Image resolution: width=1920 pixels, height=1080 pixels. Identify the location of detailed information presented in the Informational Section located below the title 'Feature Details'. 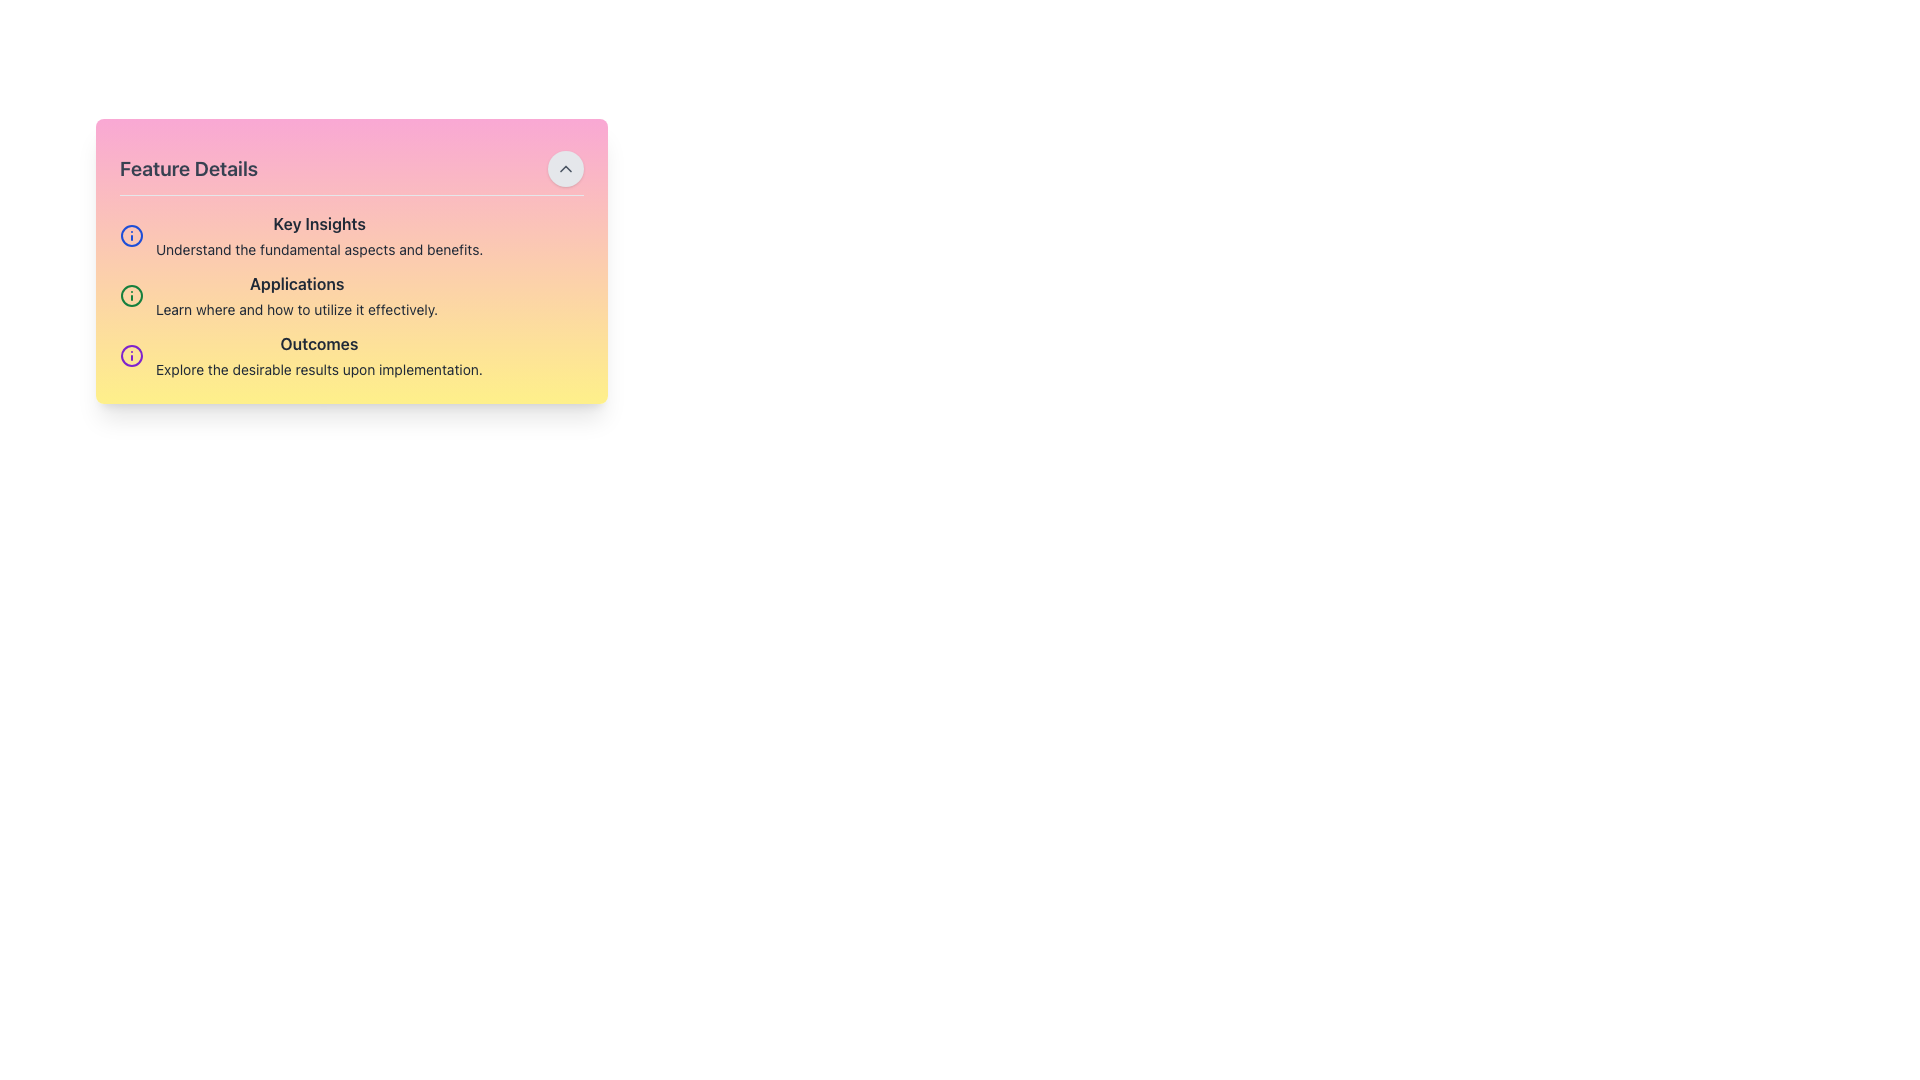
(351, 296).